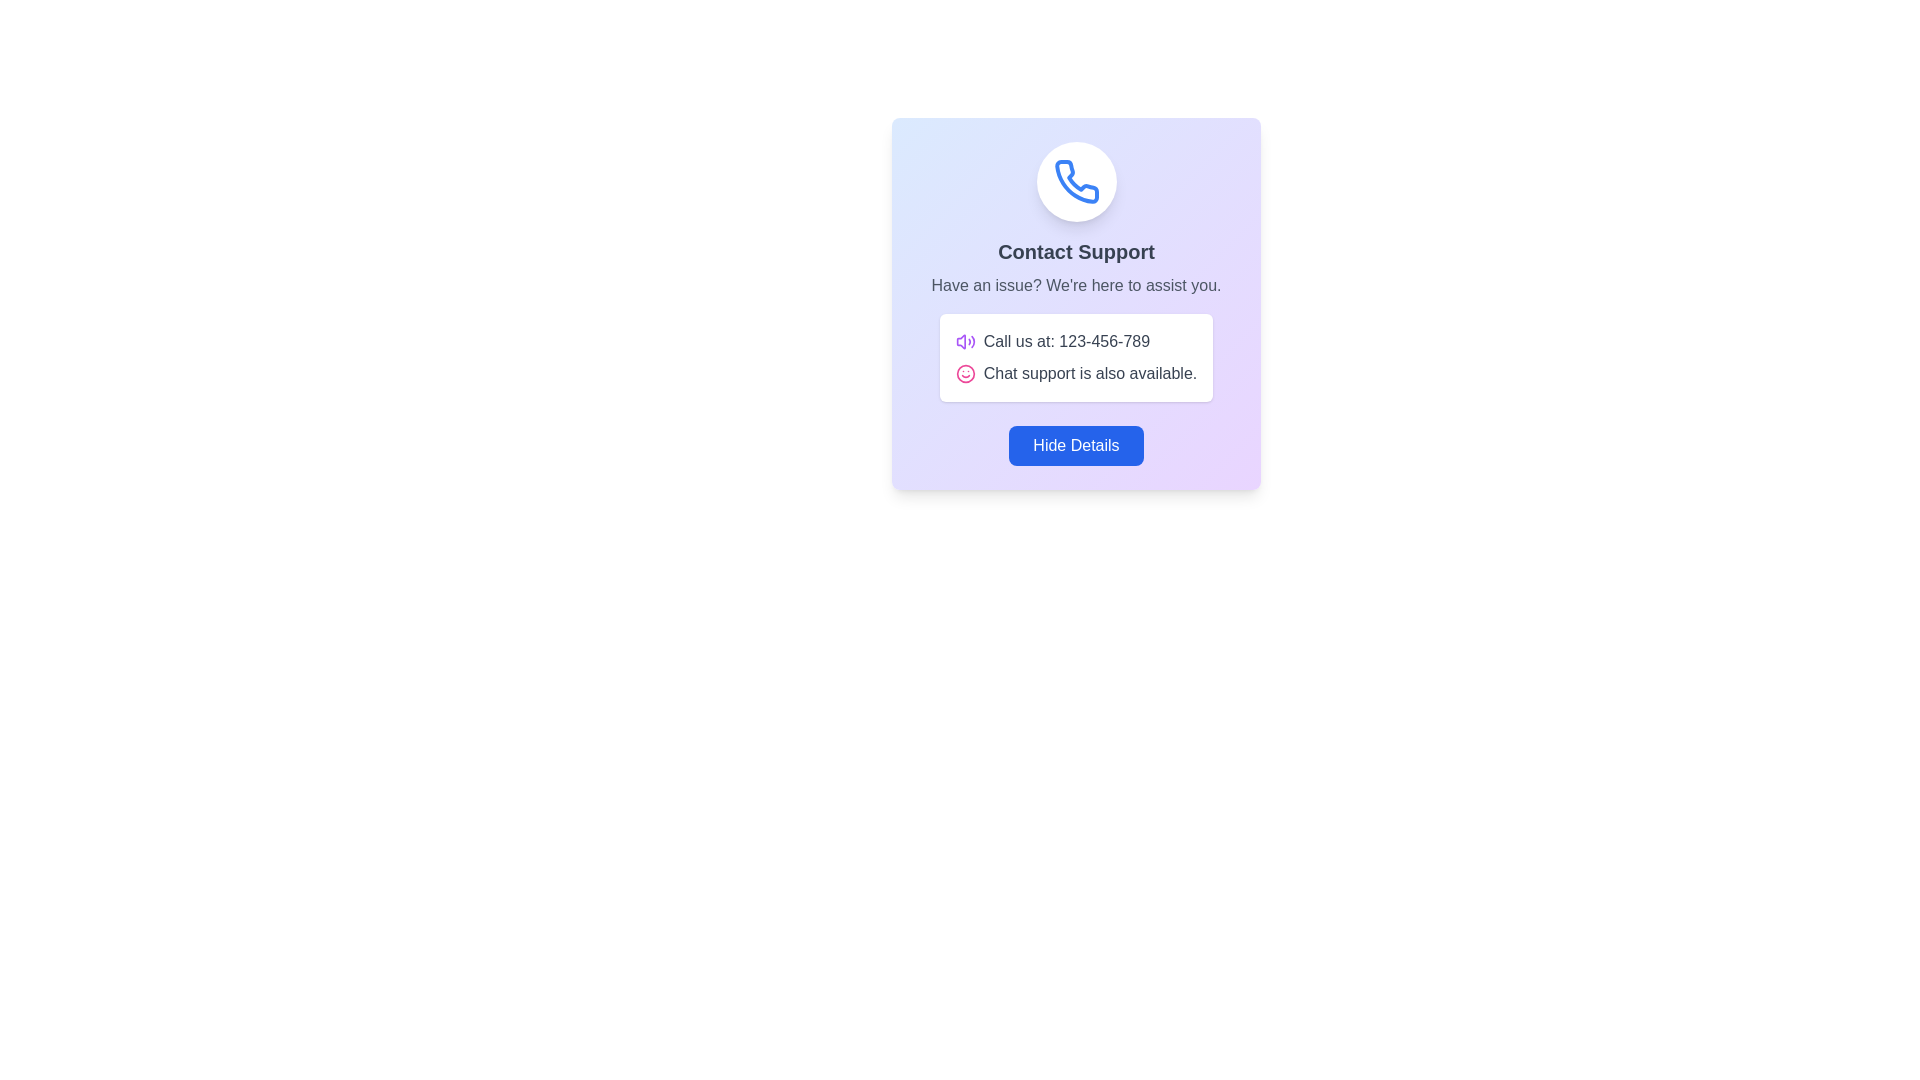 The image size is (1920, 1080). What do you see at coordinates (1075, 285) in the screenshot?
I see `the text label located within the support information card, positioned below the title 'Contact Support' and above the contact methods section` at bounding box center [1075, 285].